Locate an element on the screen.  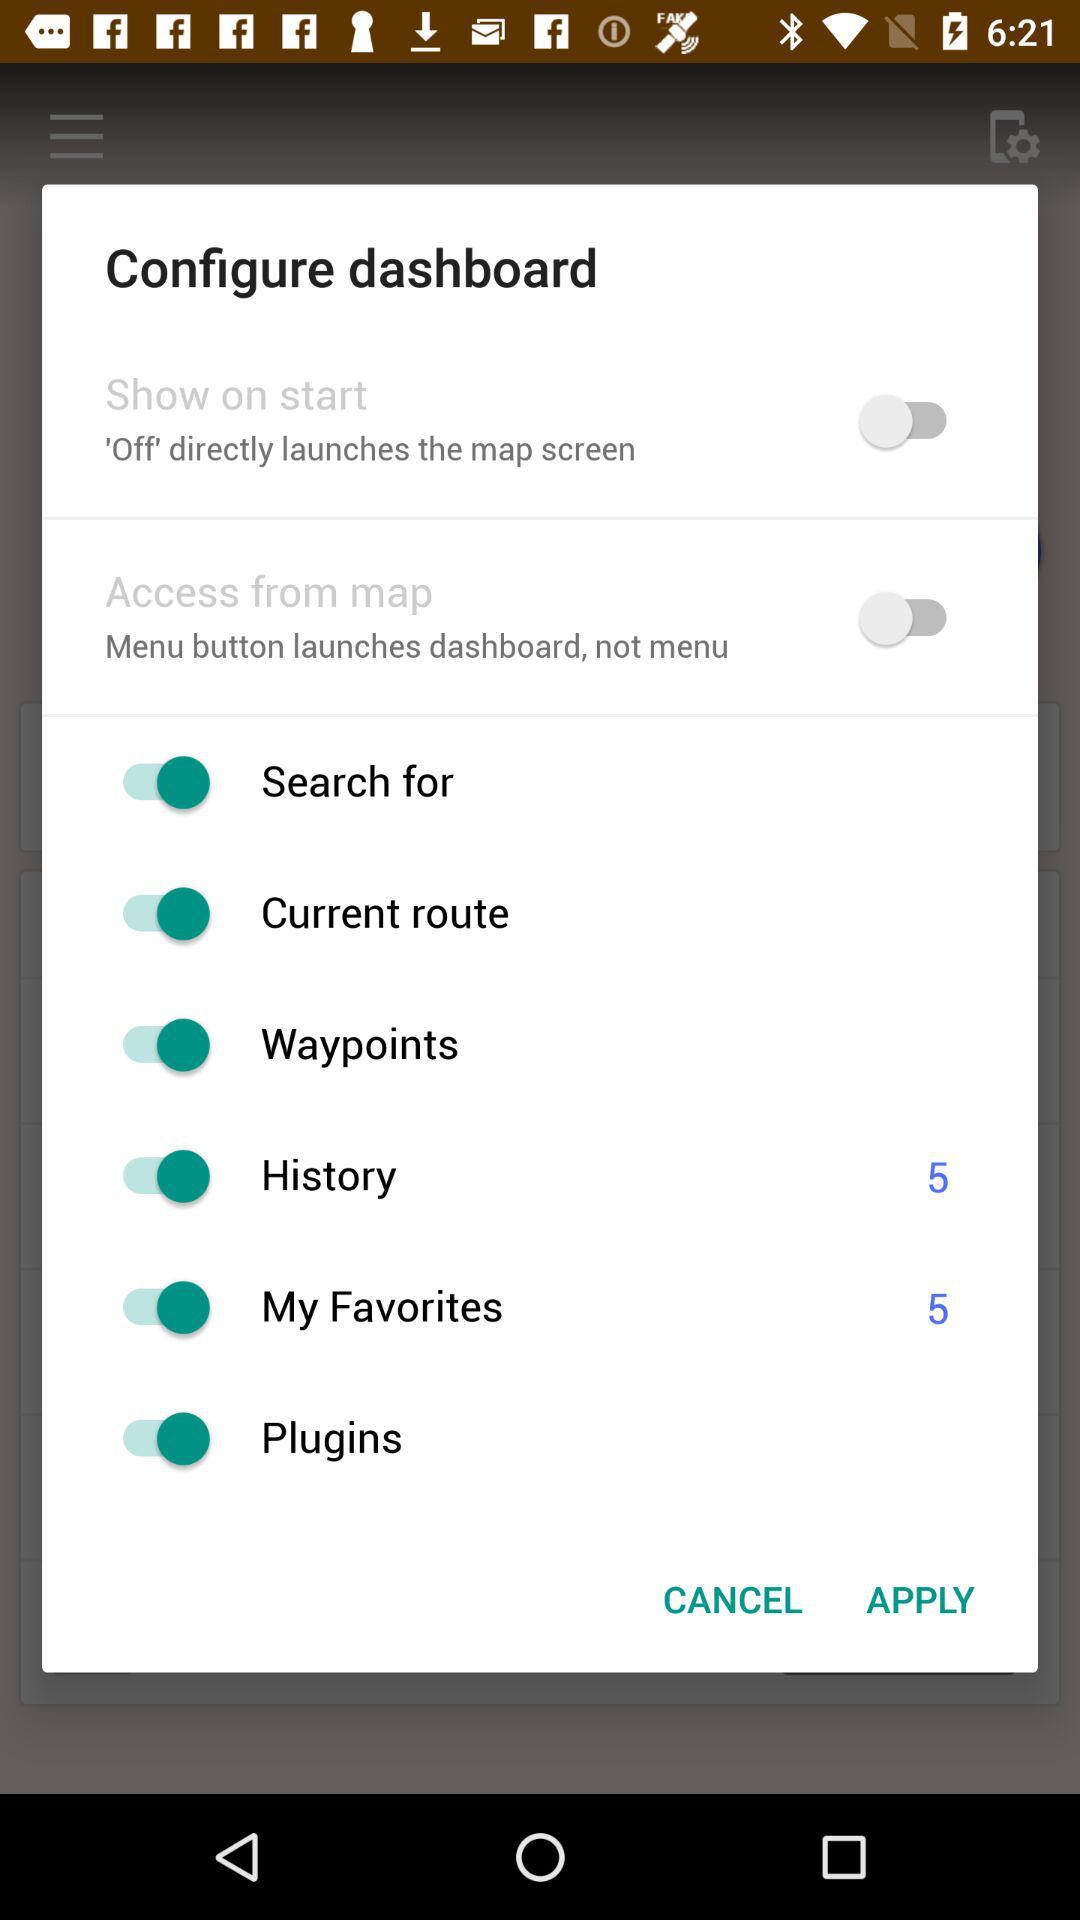
current route is located at coordinates (155, 912).